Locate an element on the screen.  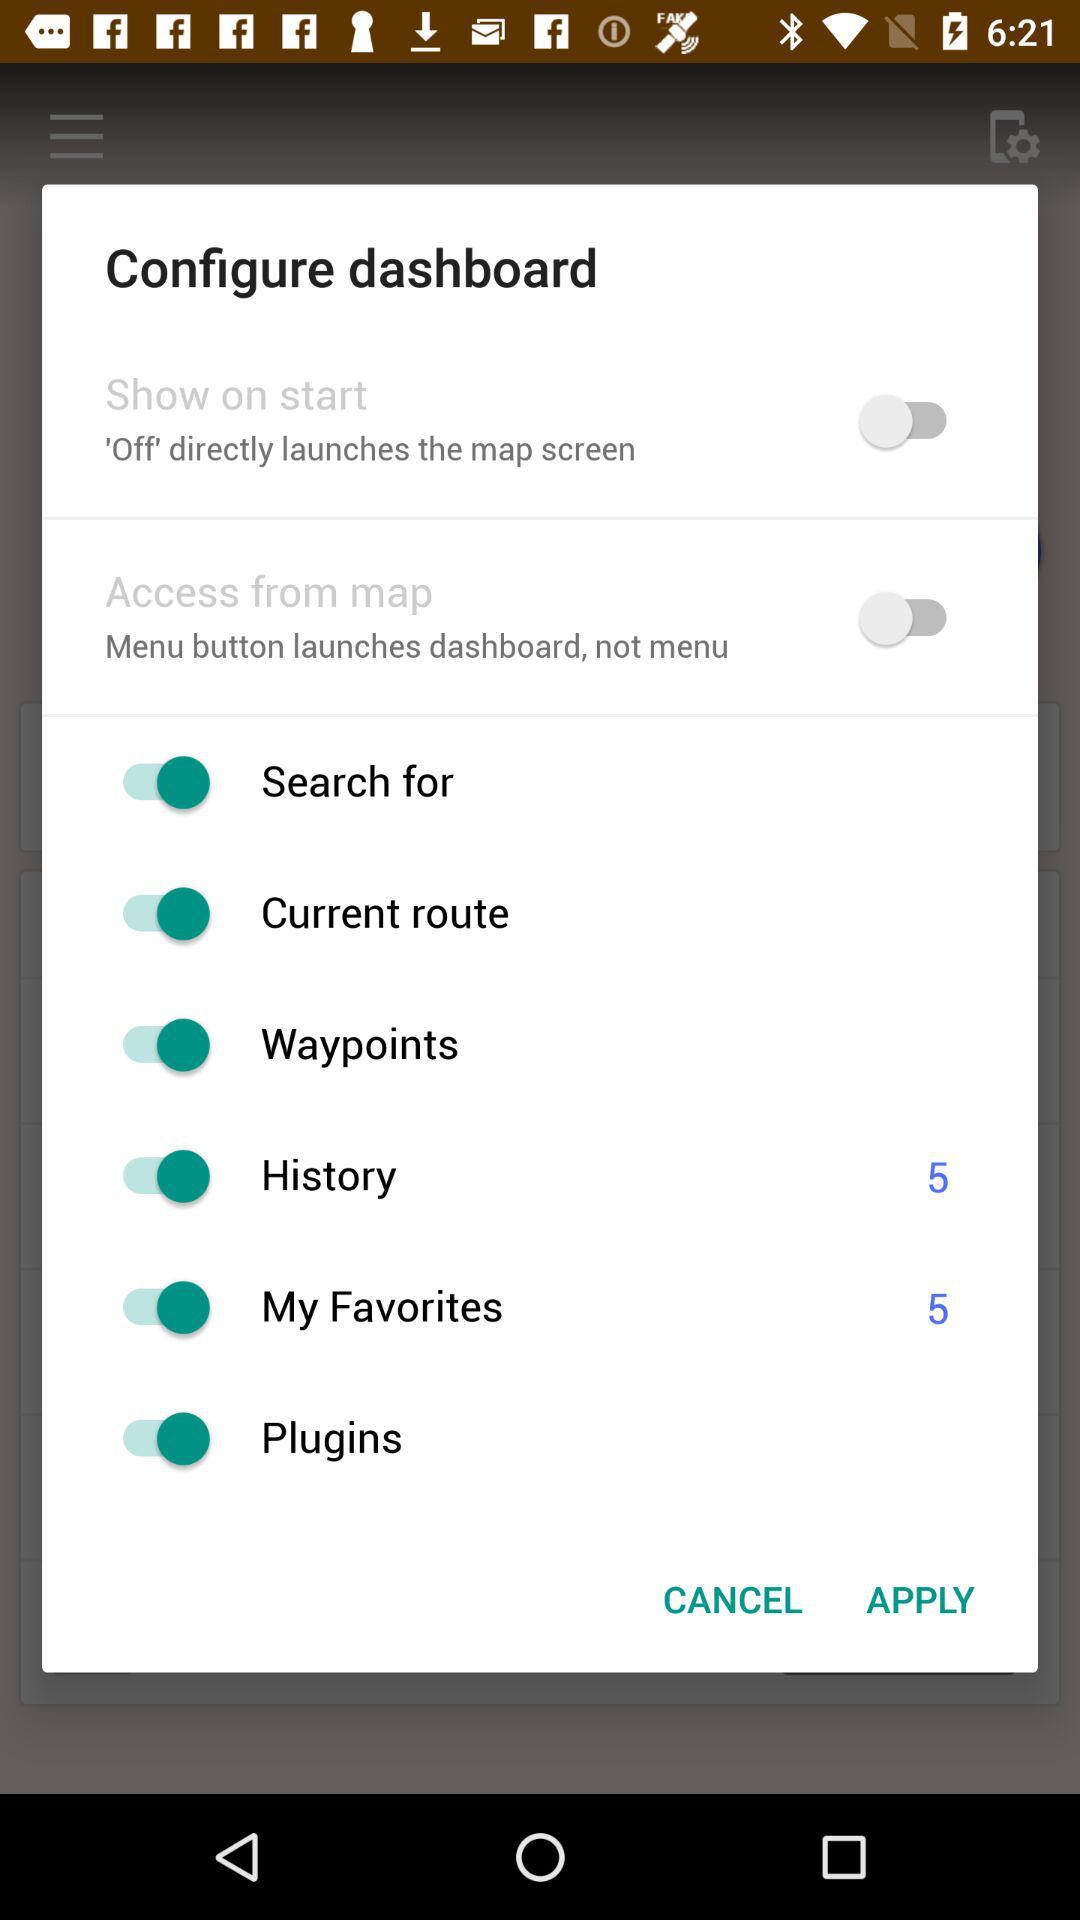
current route is located at coordinates (155, 912).